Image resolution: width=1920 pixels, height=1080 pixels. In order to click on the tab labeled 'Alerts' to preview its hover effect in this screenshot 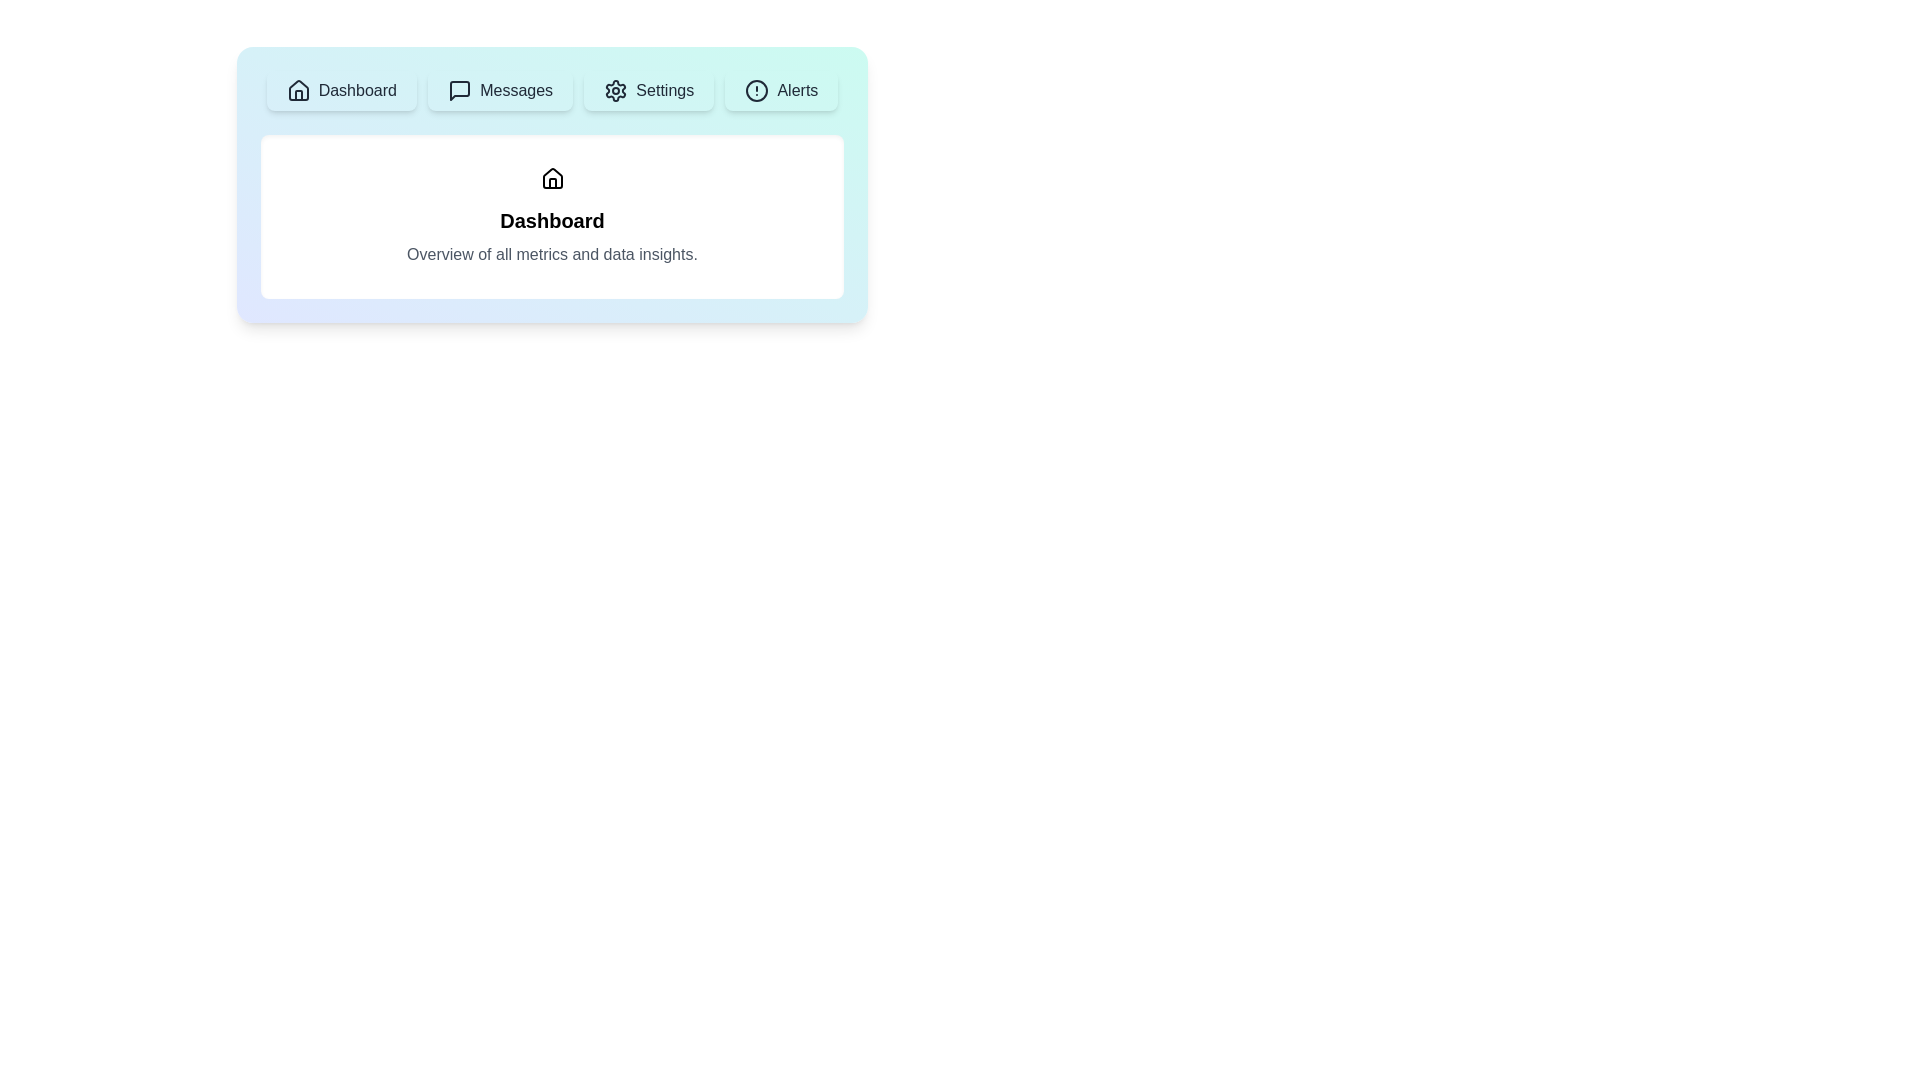, I will do `click(780, 91)`.